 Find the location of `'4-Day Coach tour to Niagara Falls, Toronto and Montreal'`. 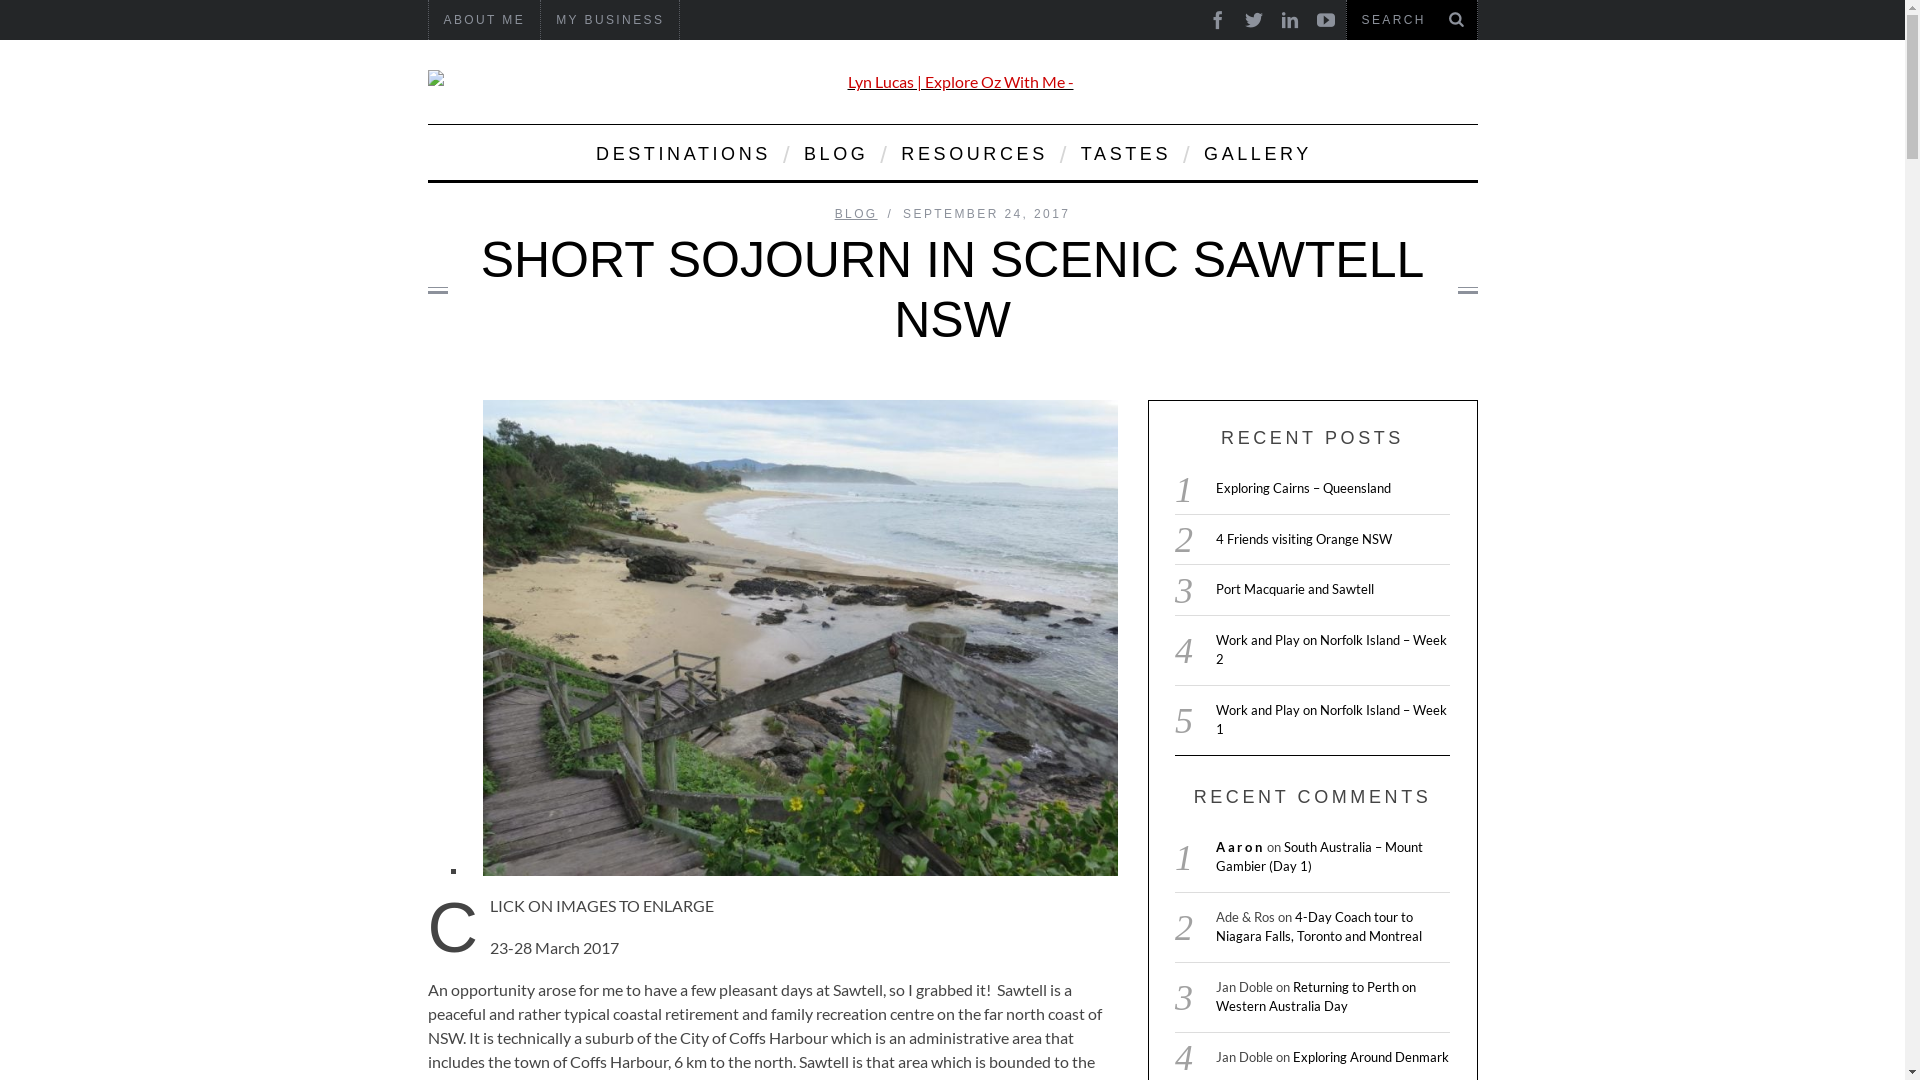

'4-Day Coach tour to Niagara Falls, Toronto and Montreal' is located at coordinates (1214, 926).